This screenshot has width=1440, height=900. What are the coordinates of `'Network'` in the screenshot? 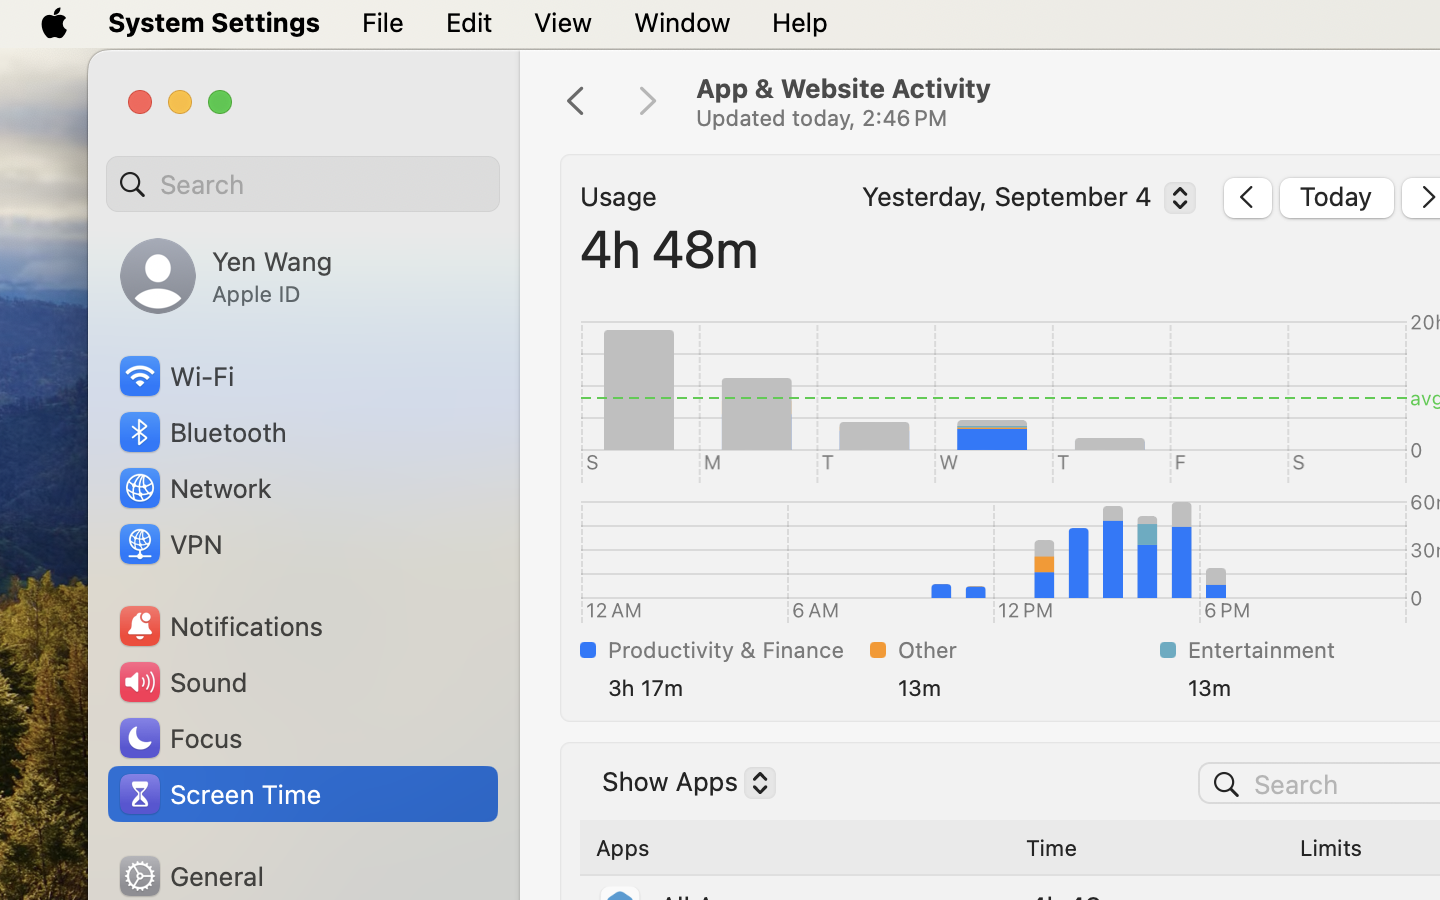 It's located at (193, 486).